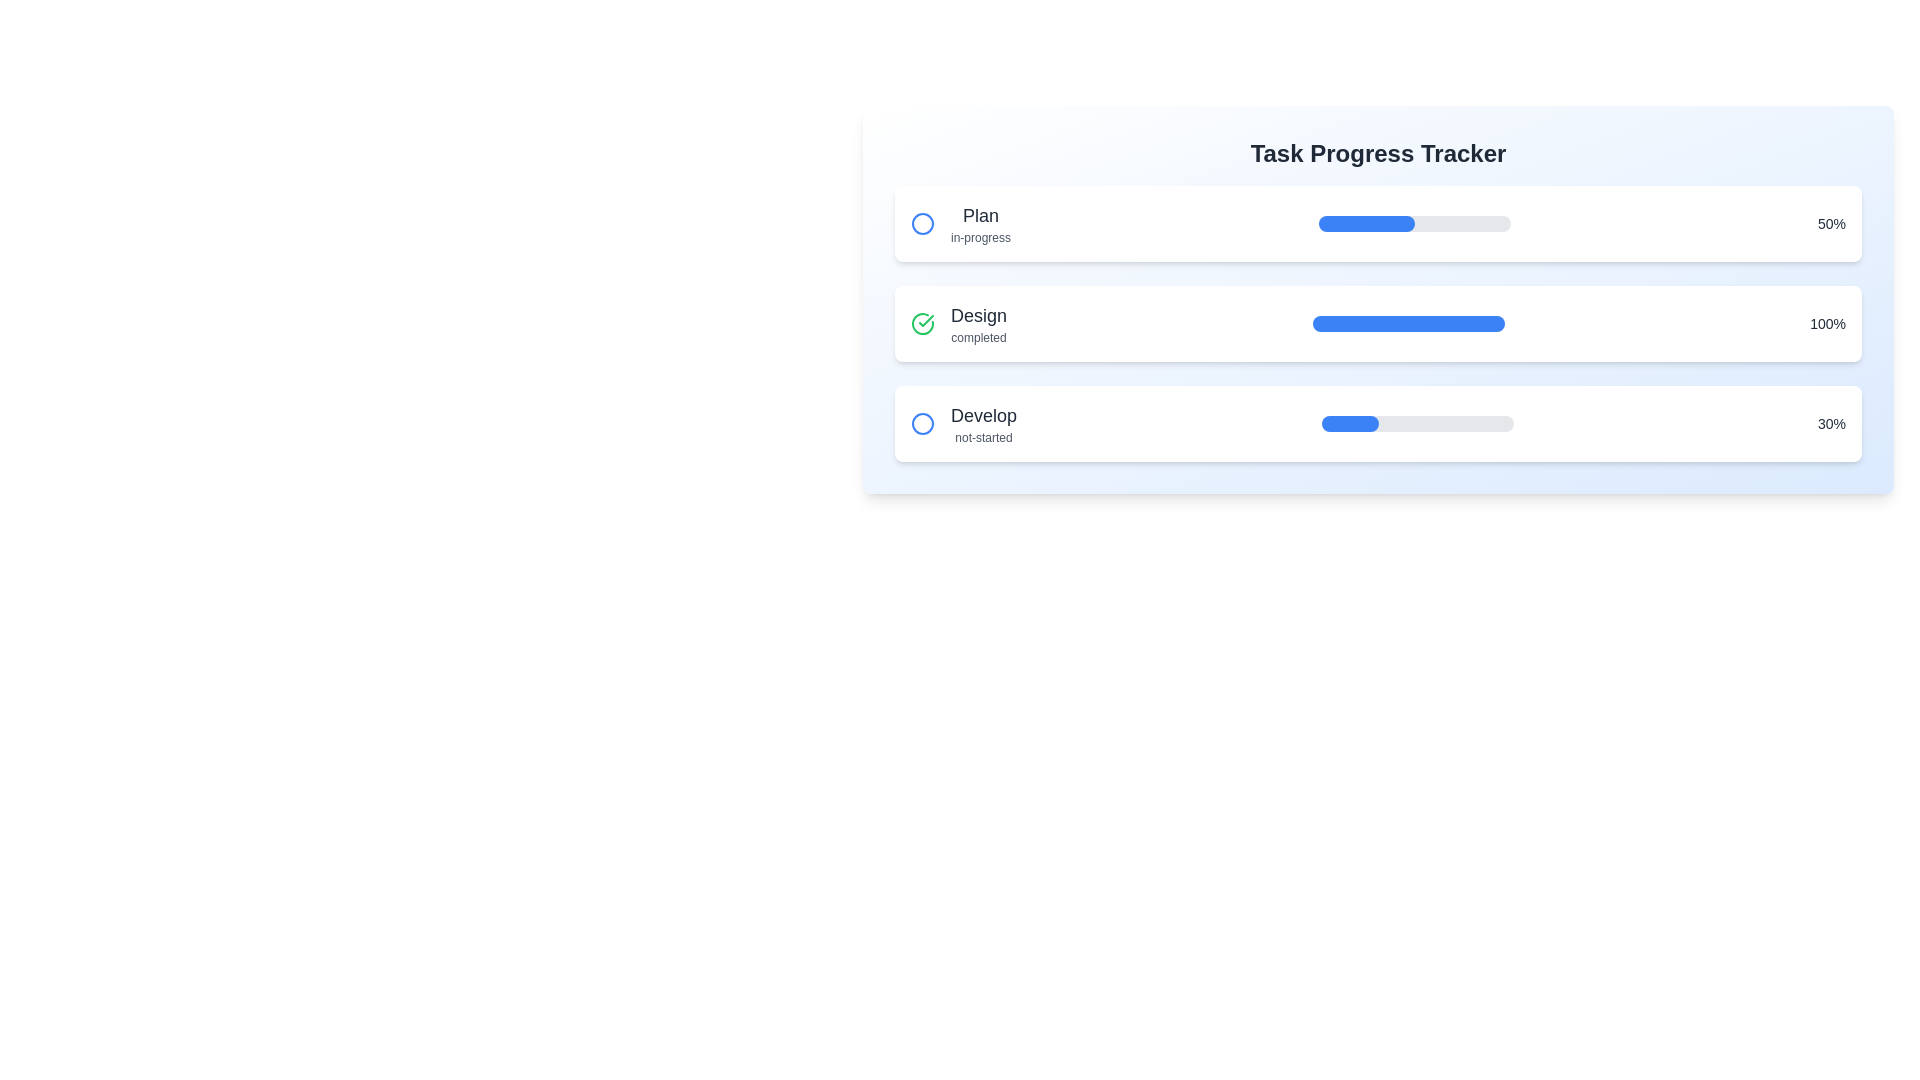 The width and height of the screenshot is (1920, 1080). Describe the element at coordinates (983, 415) in the screenshot. I see `the text label displaying 'Develop' in bold, dark gray font located in the third row of the task progress tracker interface, positioned to the left of a circular icon` at that location.